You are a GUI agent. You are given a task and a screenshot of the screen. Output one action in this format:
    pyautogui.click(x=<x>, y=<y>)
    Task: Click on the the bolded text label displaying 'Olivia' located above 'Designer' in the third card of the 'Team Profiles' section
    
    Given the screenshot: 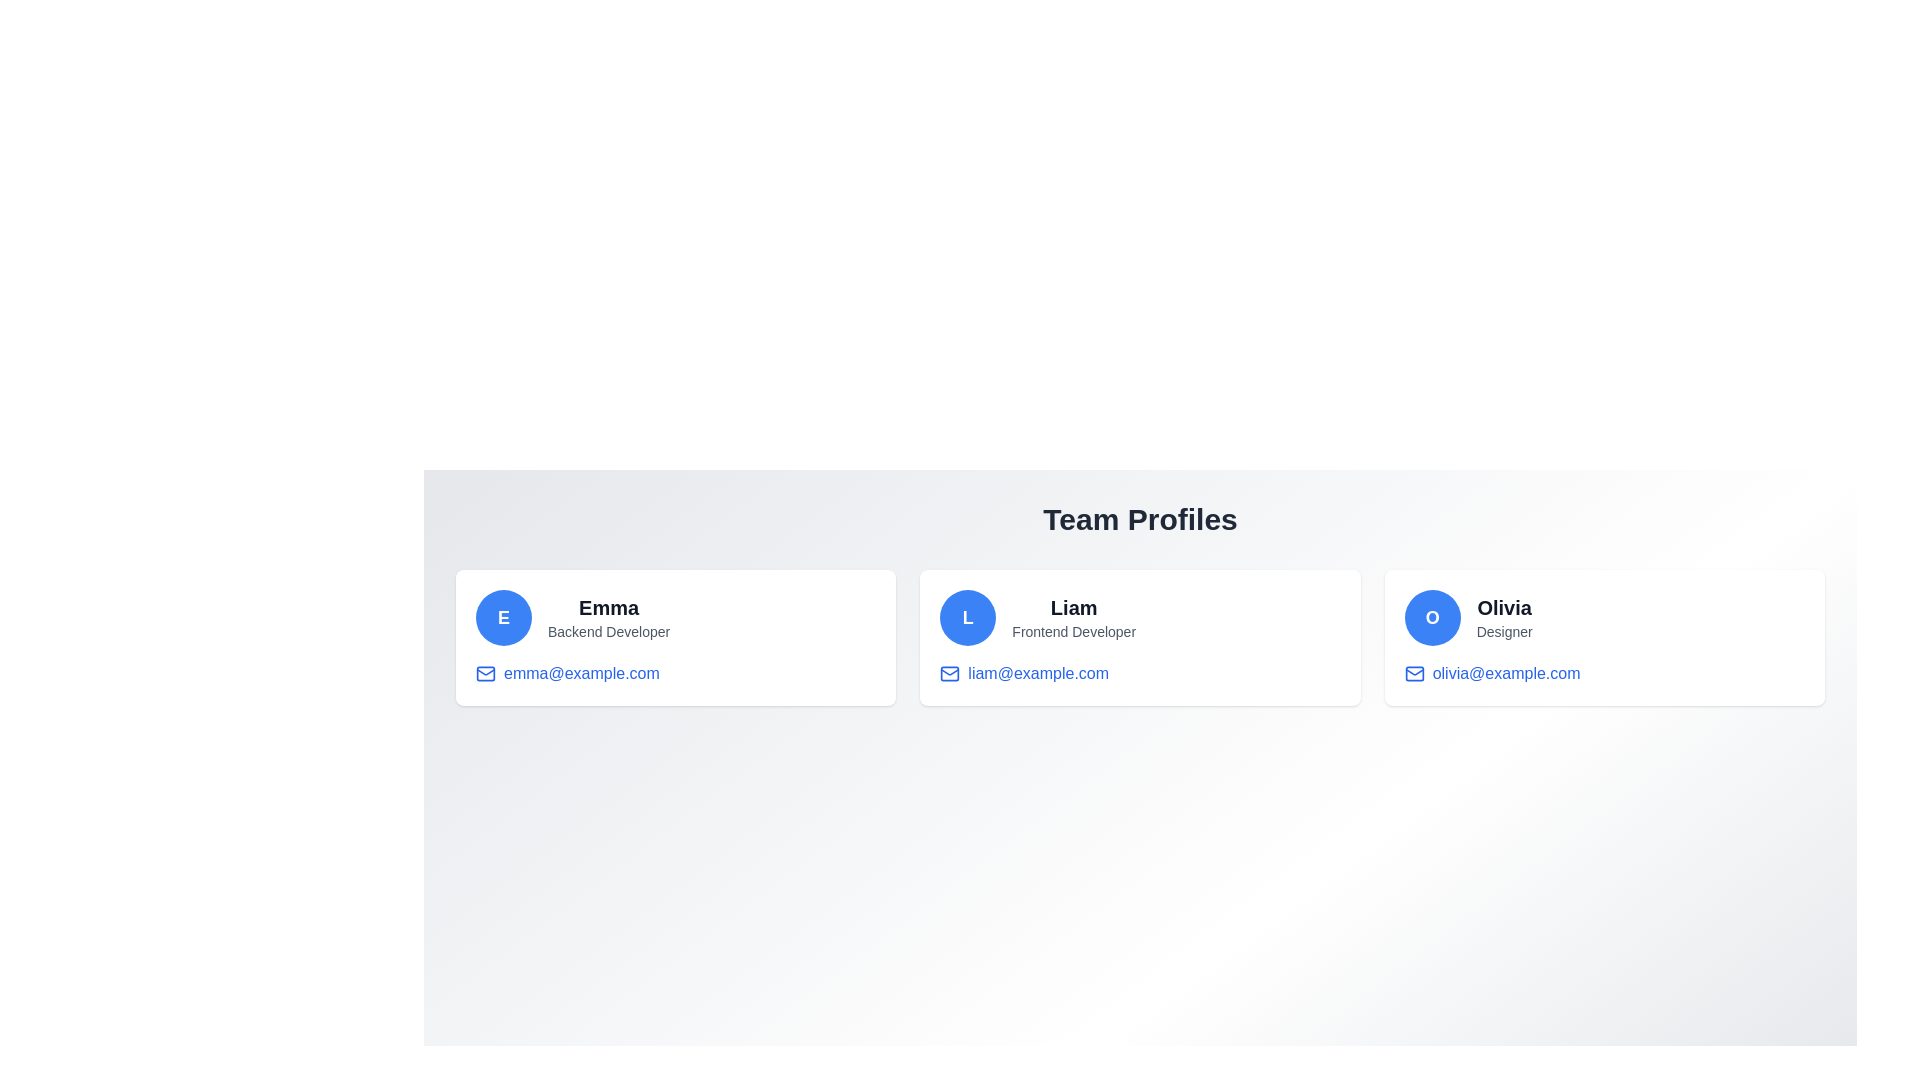 What is the action you would take?
    pyautogui.click(x=1503, y=607)
    